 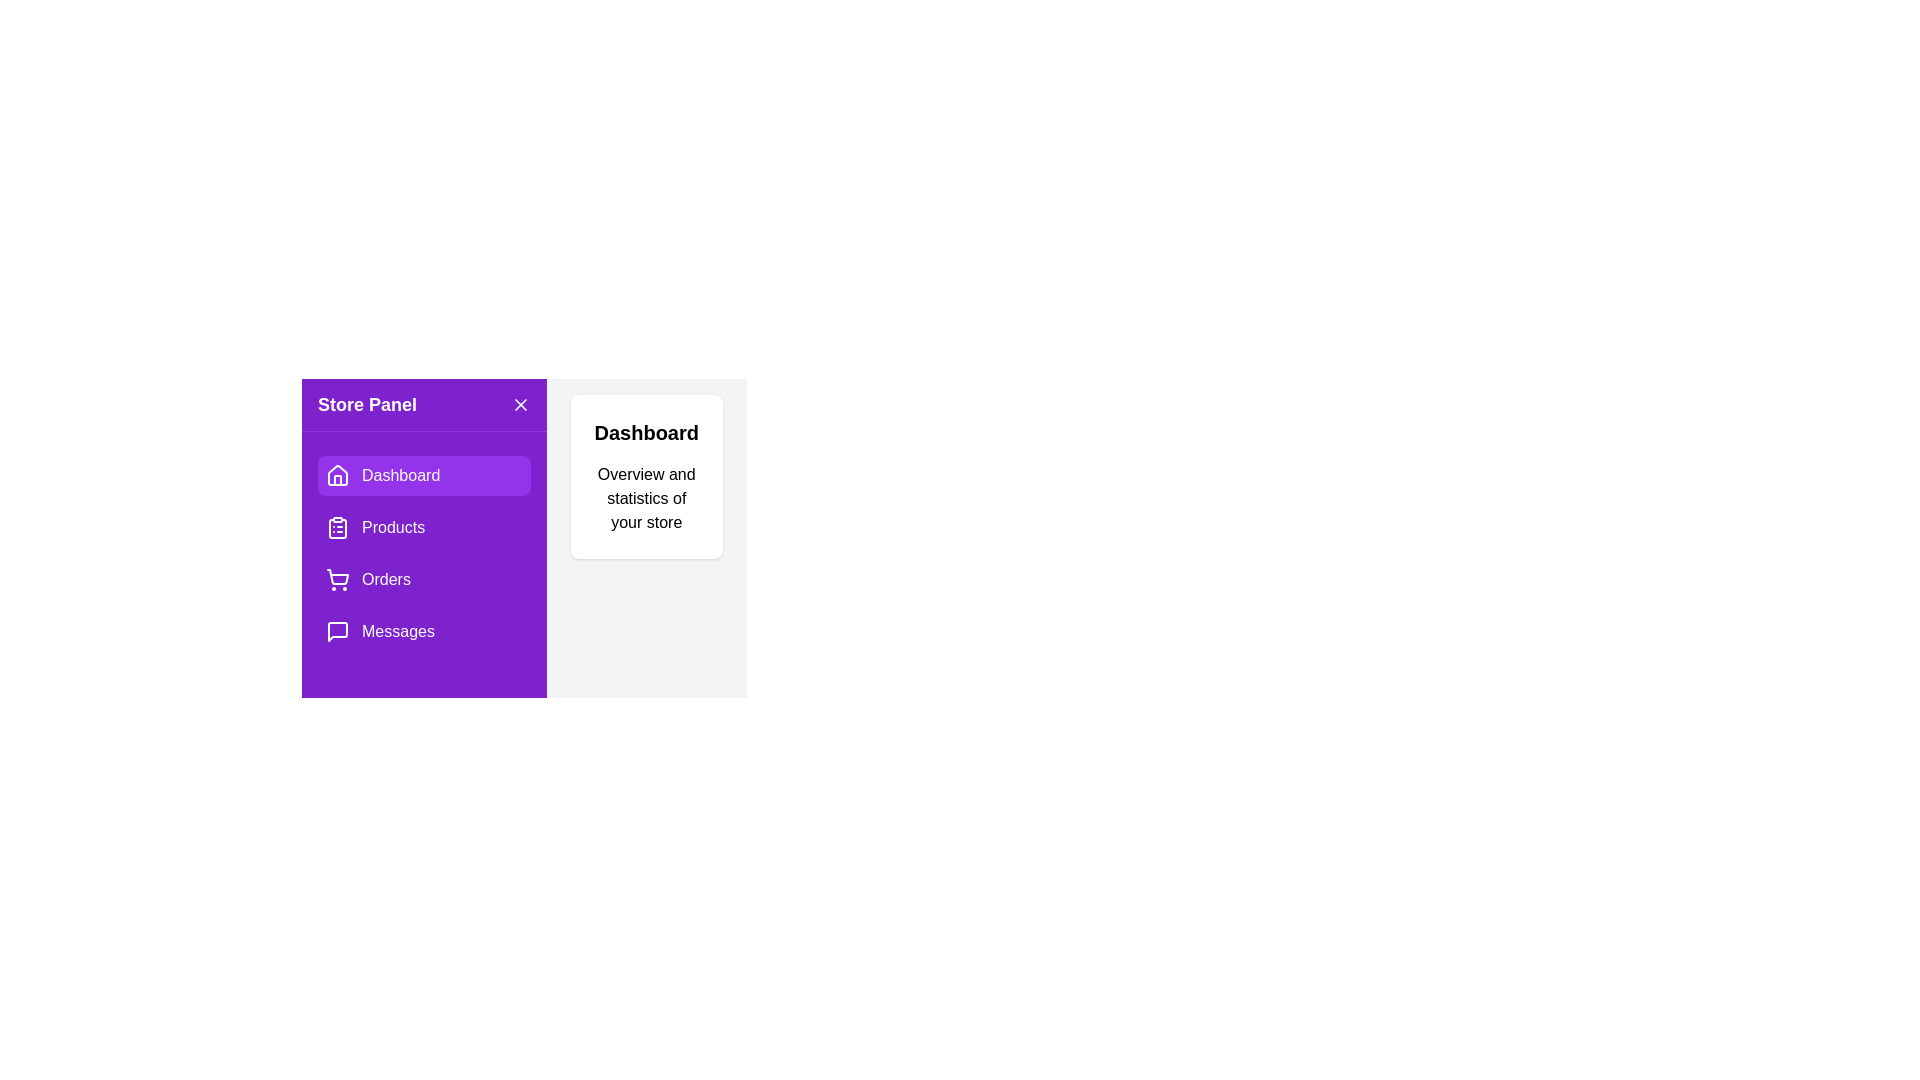 What do you see at coordinates (646, 497) in the screenshot?
I see `the text displaying 'Overview and statistics of your store' for reading` at bounding box center [646, 497].